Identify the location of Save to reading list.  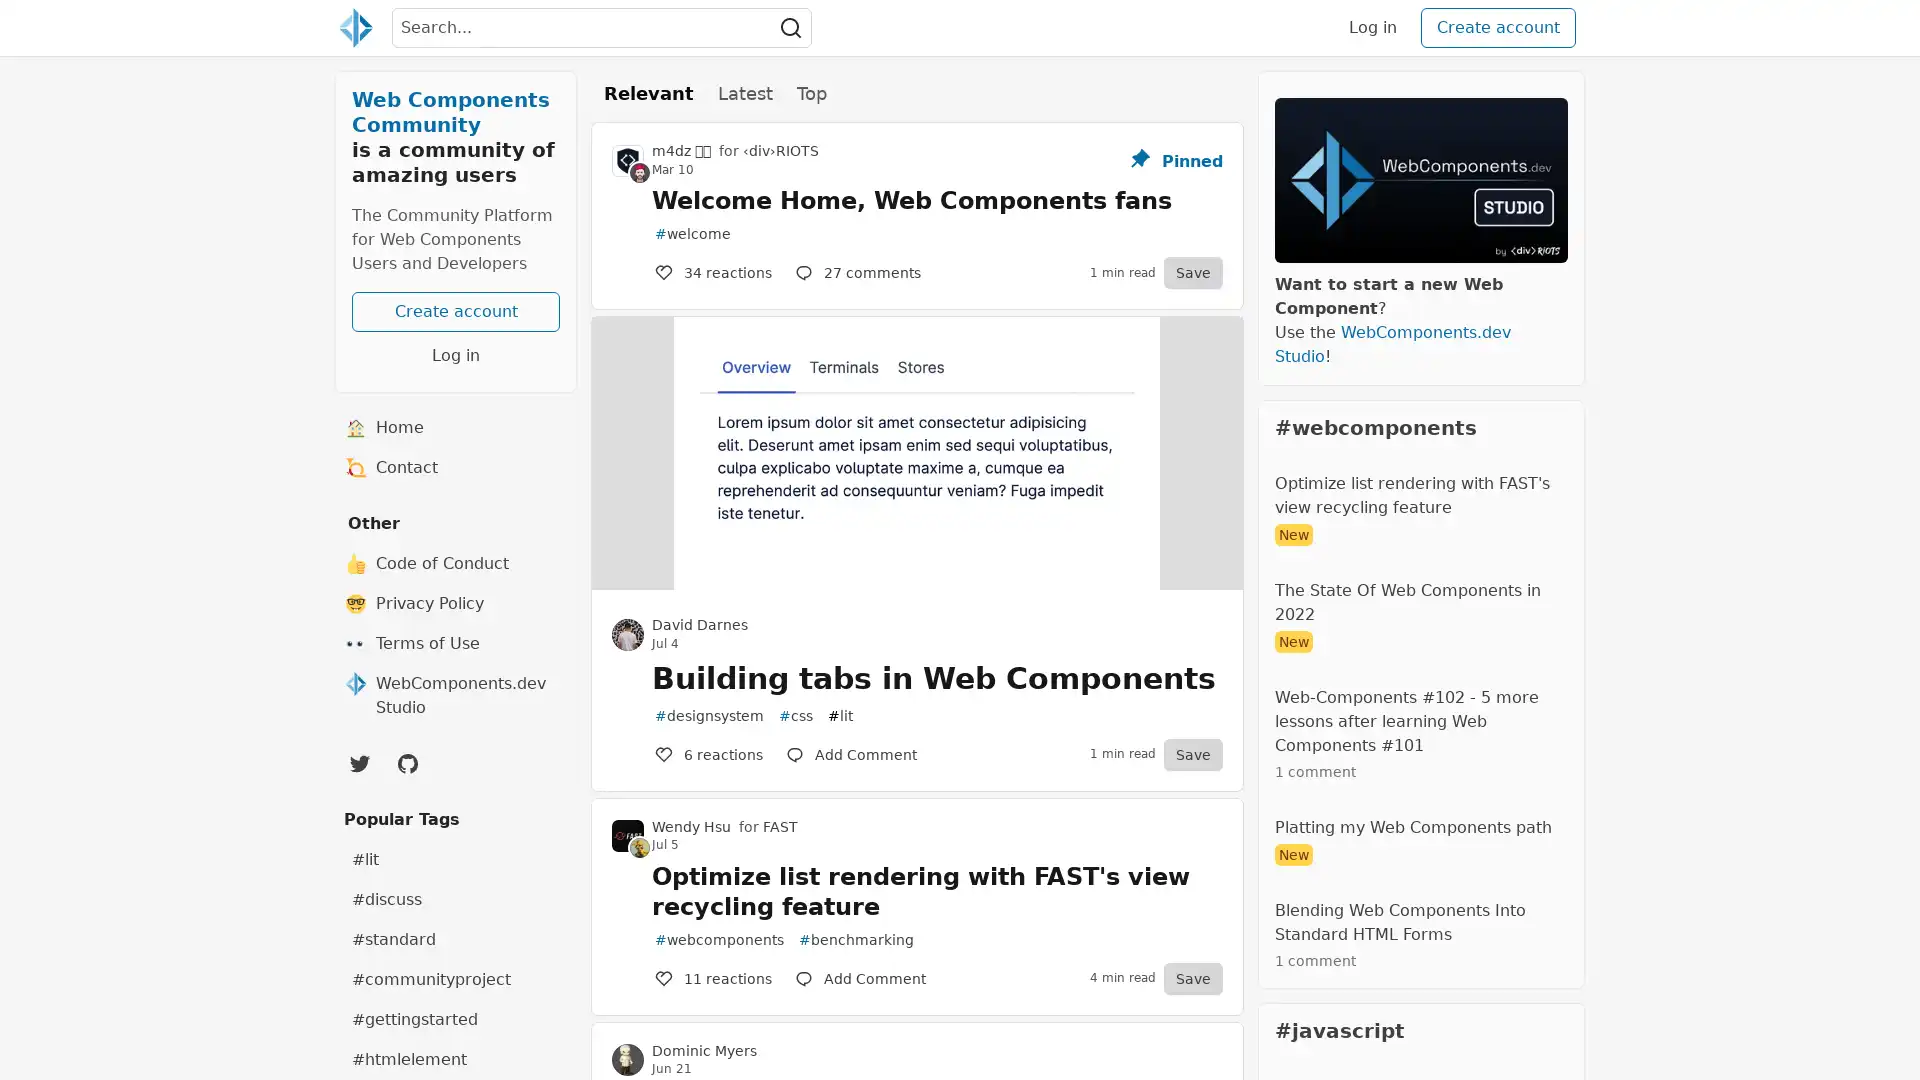
(1192, 977).